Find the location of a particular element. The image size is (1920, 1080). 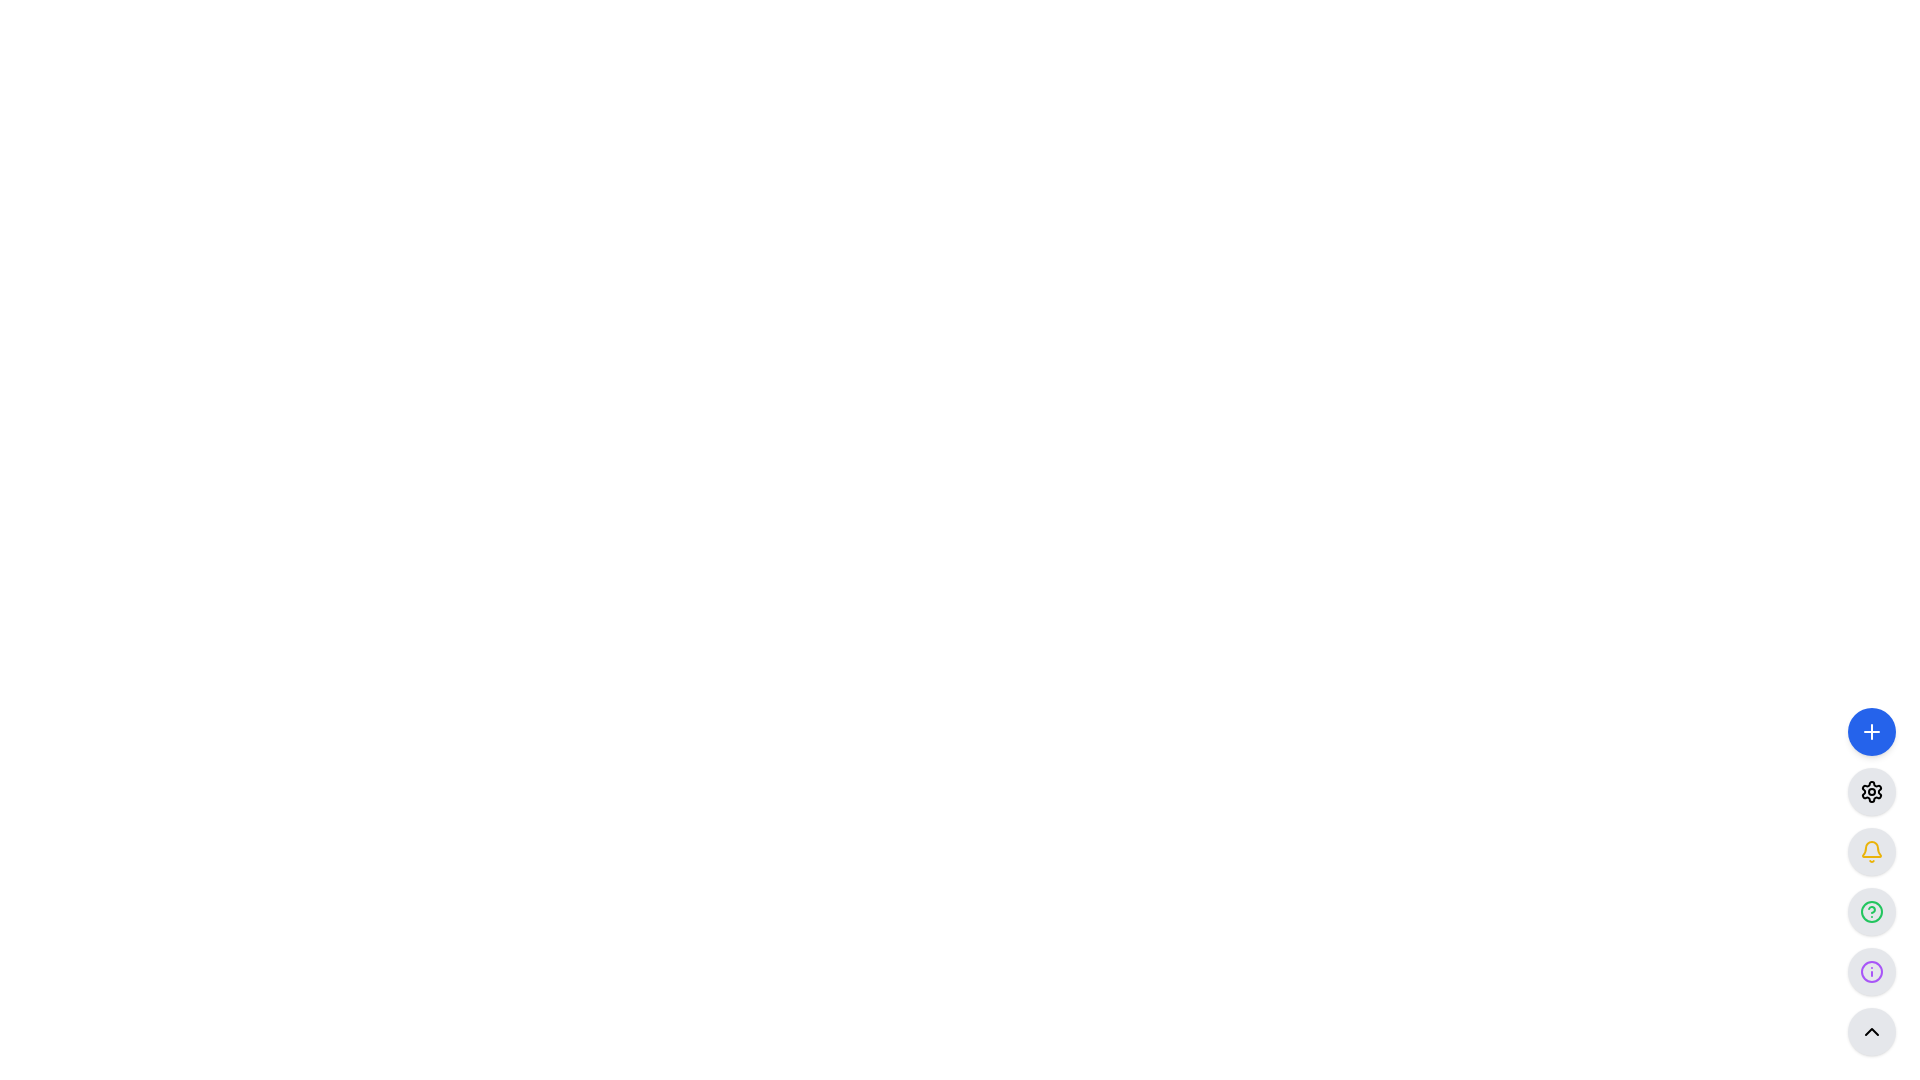

the circular green button with a question mark icon, which is the third button in a vertical stack of buttons is located at coordinates (1871, 911).